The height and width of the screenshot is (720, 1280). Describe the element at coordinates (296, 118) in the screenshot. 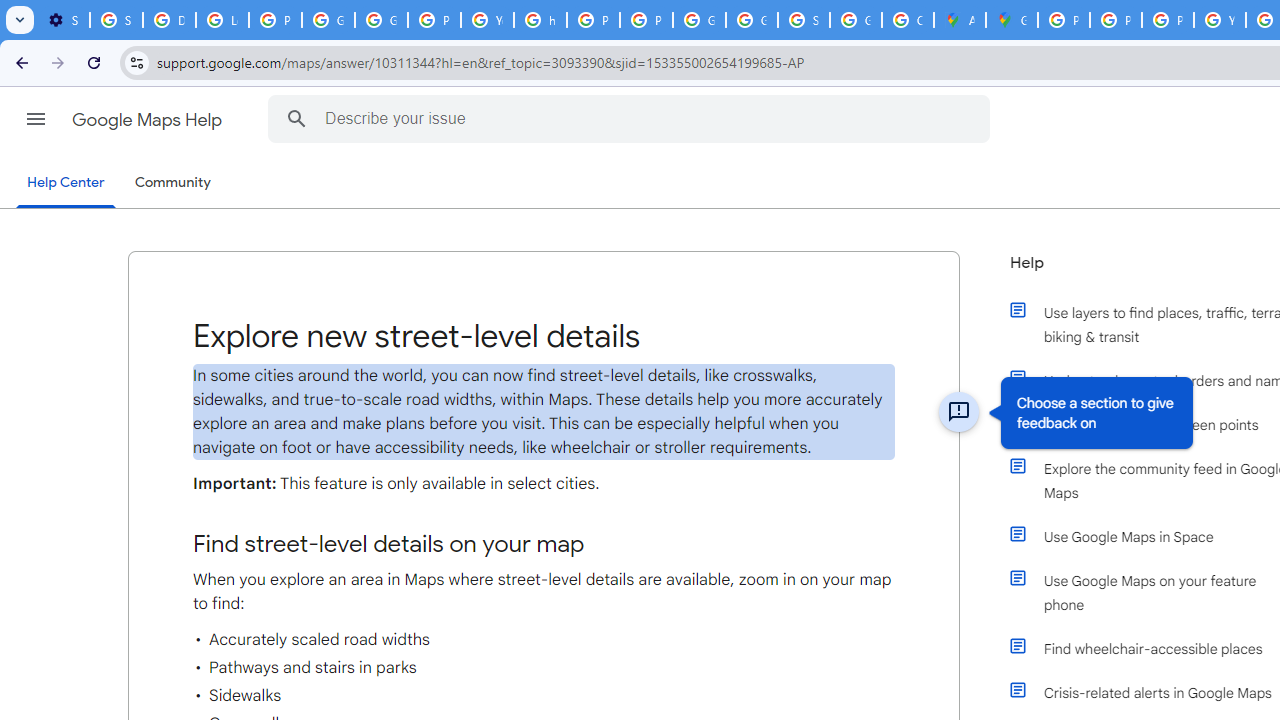

I see `'Search Help Center'` at that location.